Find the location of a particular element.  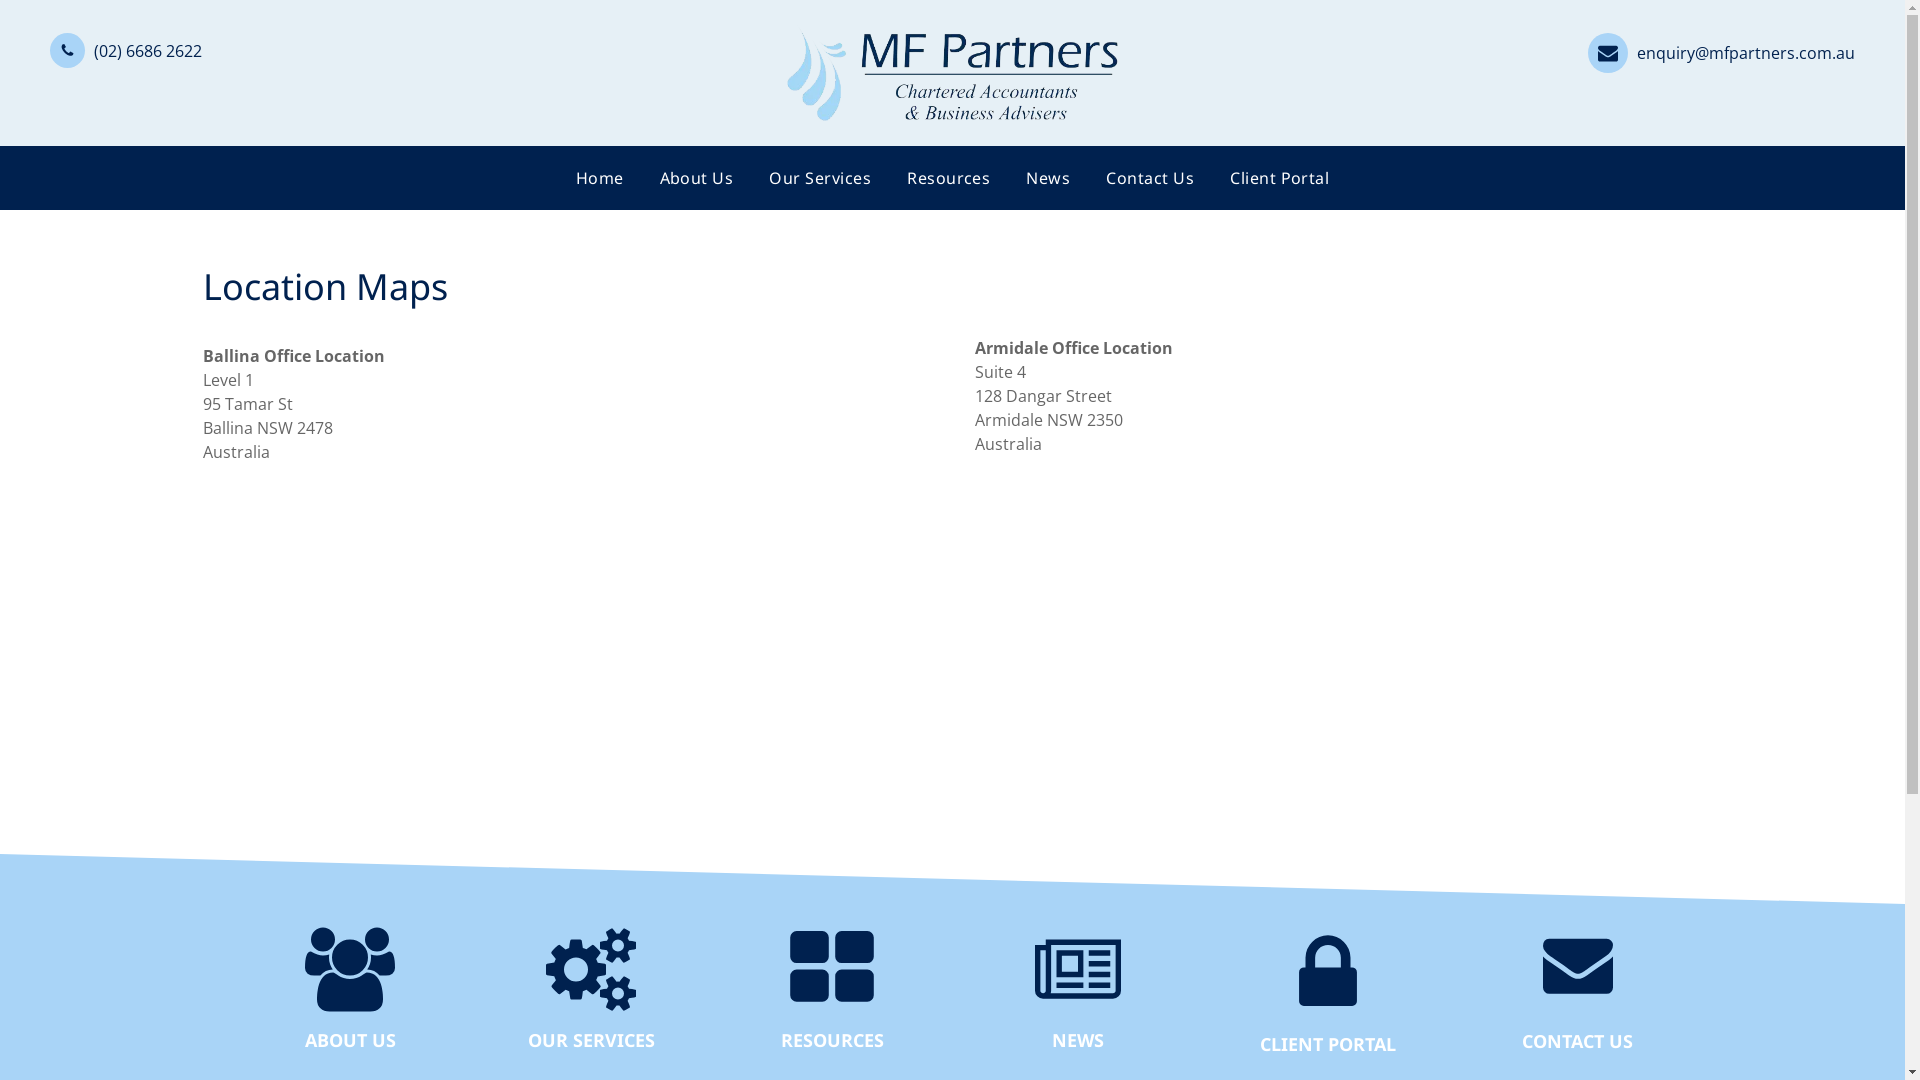

'Resources' is located at coordinates (887, 176).